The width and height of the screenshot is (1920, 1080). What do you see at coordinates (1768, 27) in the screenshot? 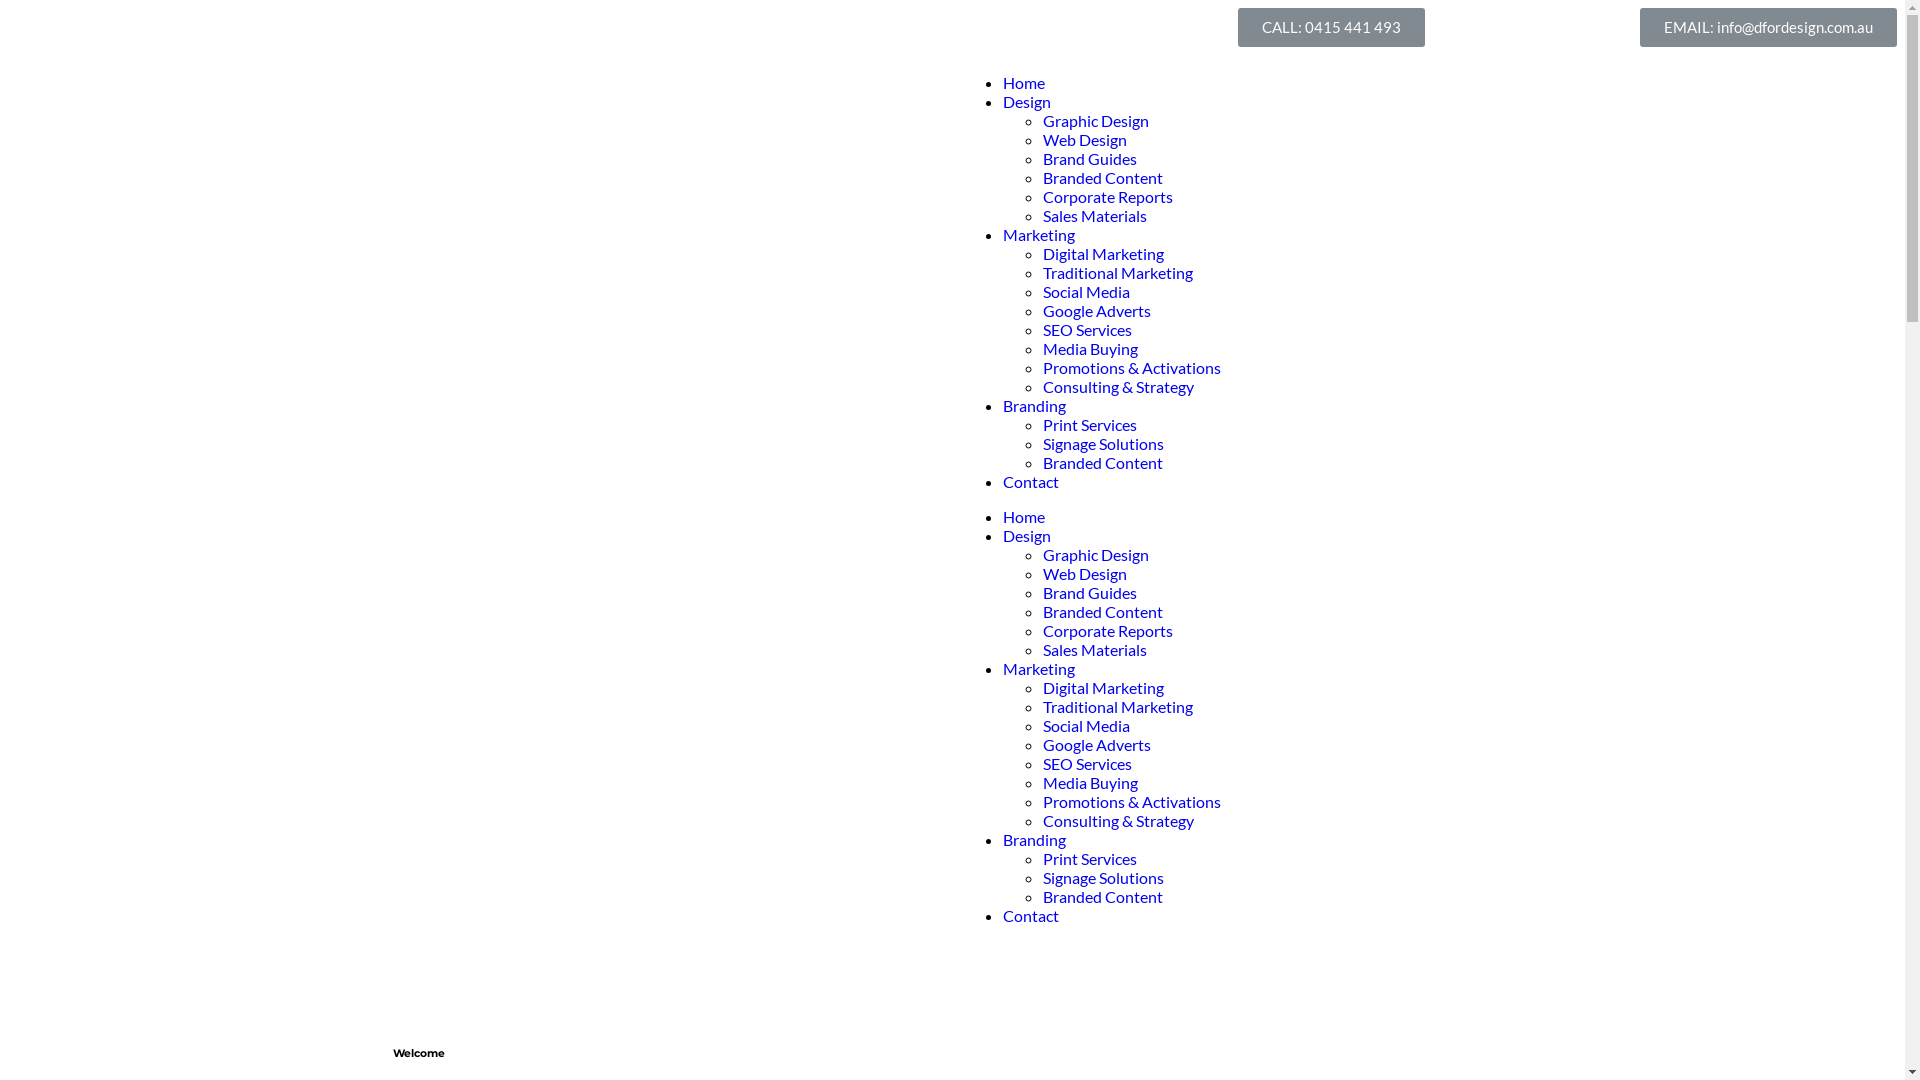
I see `'EMAIL: info@dfordesign.com.au'` at bounding box center [1768, 27].